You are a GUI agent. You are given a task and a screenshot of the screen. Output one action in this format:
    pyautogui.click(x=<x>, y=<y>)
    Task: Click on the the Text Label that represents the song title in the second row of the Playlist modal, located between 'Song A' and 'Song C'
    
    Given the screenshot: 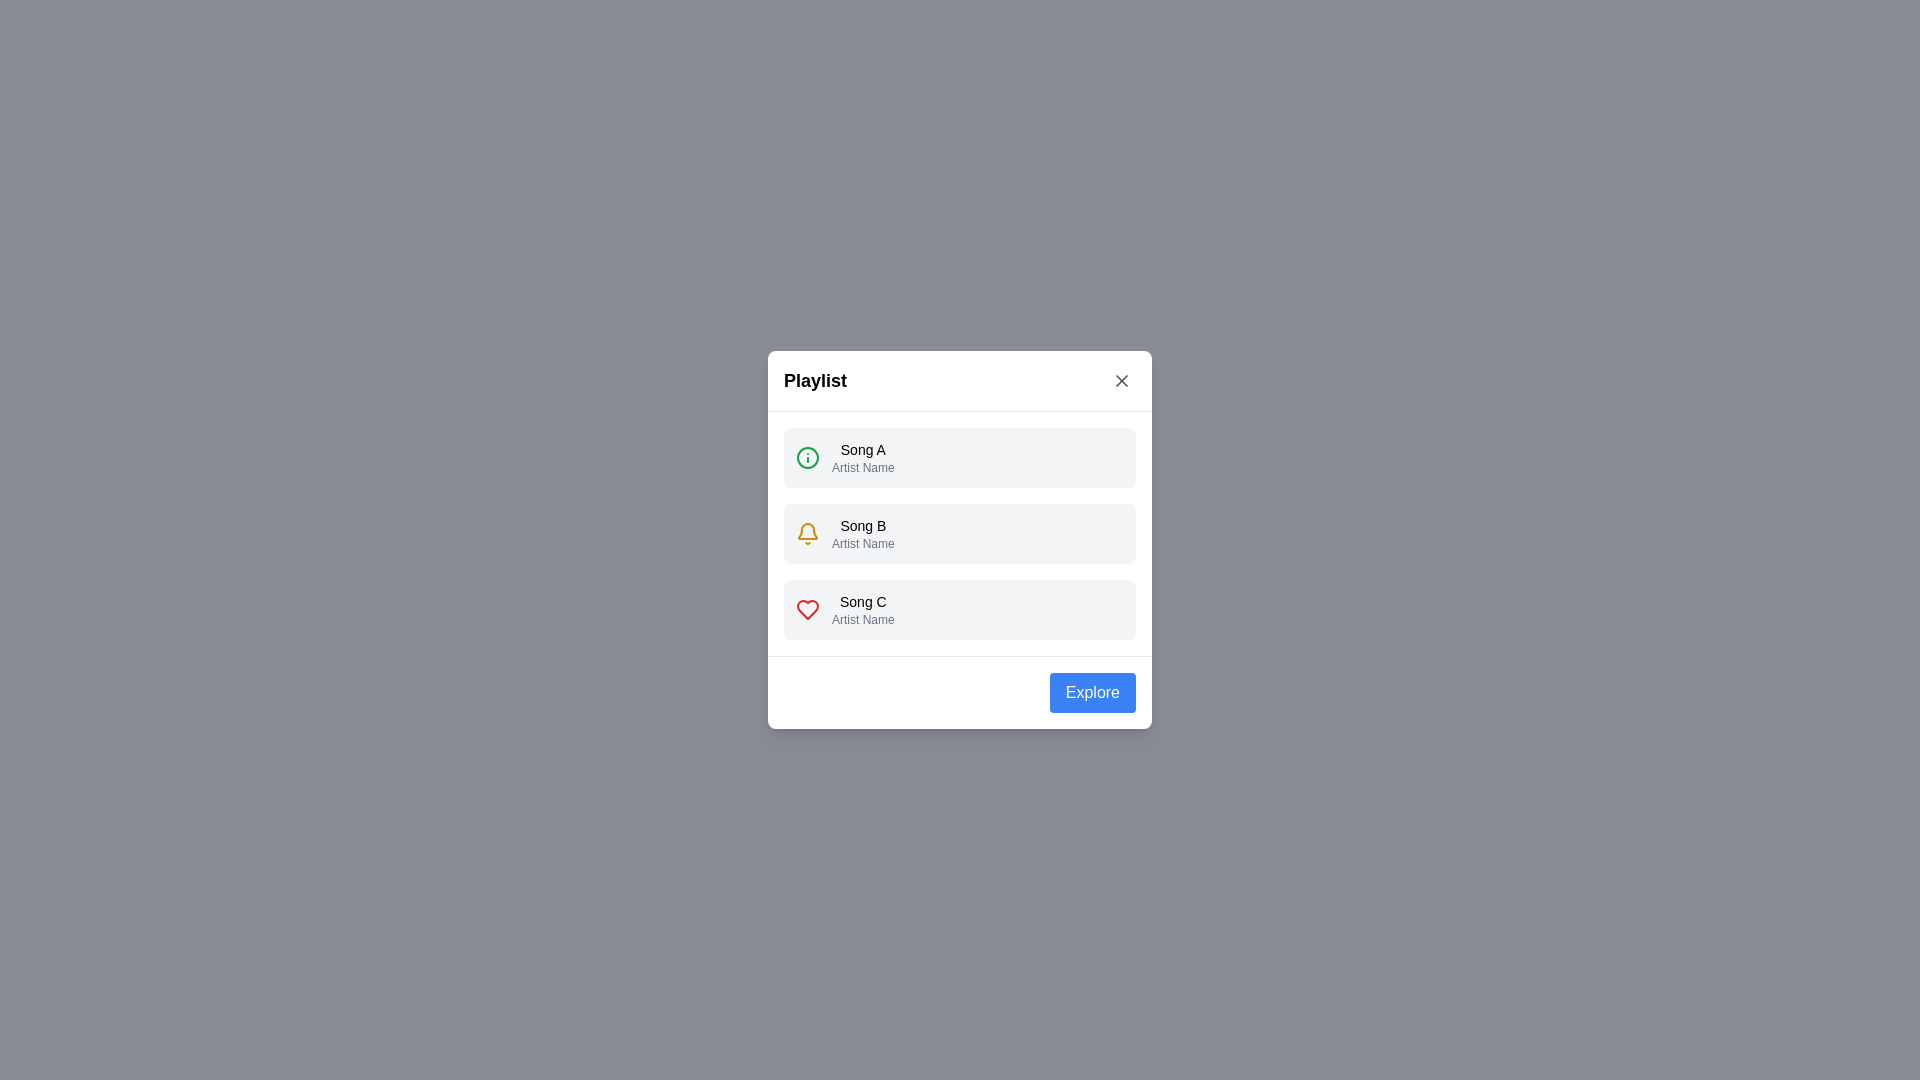 What is the action you would take?
    pyautogui.click(x=863, y=524)
    